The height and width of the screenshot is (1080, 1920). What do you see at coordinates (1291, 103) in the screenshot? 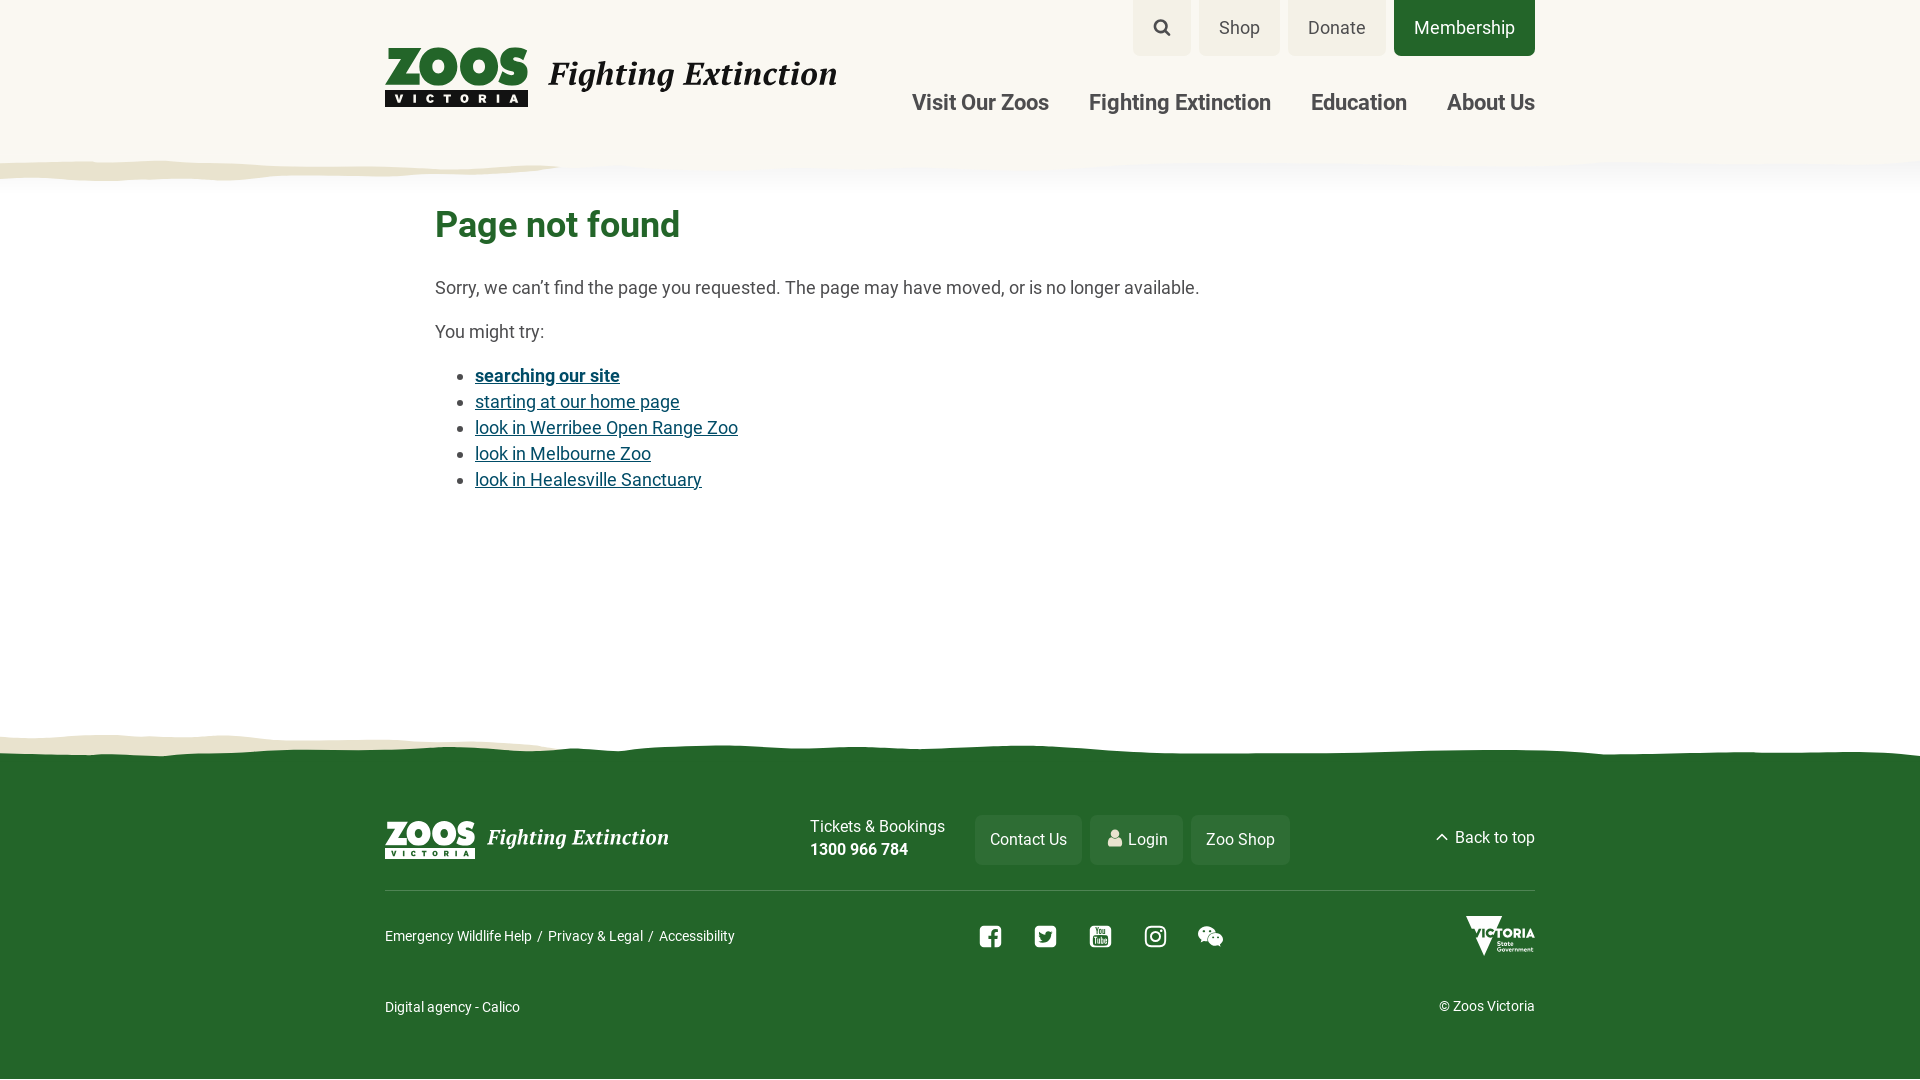
I see `'Education'` at bounding box center [1291, 103].